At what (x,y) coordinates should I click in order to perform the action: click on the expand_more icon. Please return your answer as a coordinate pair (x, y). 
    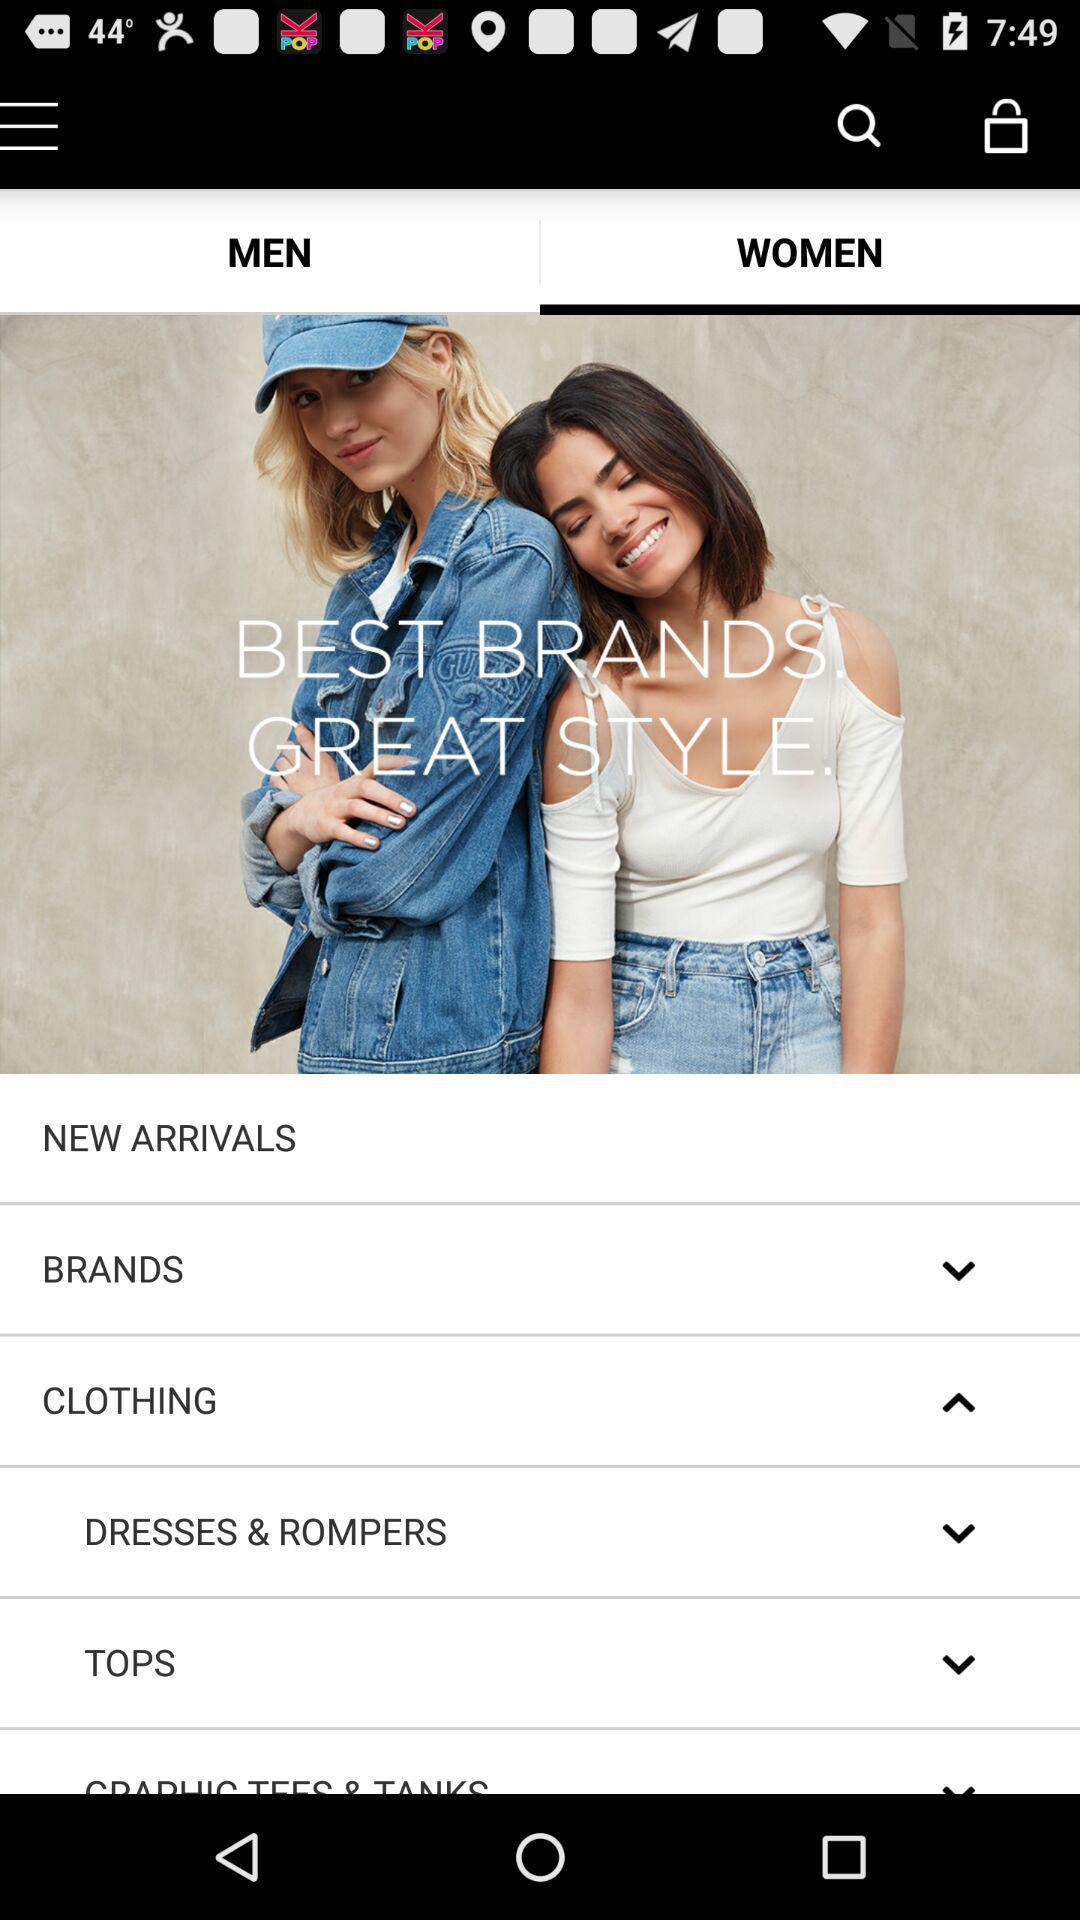
    Looking at the image, I should click on (958, 1641).